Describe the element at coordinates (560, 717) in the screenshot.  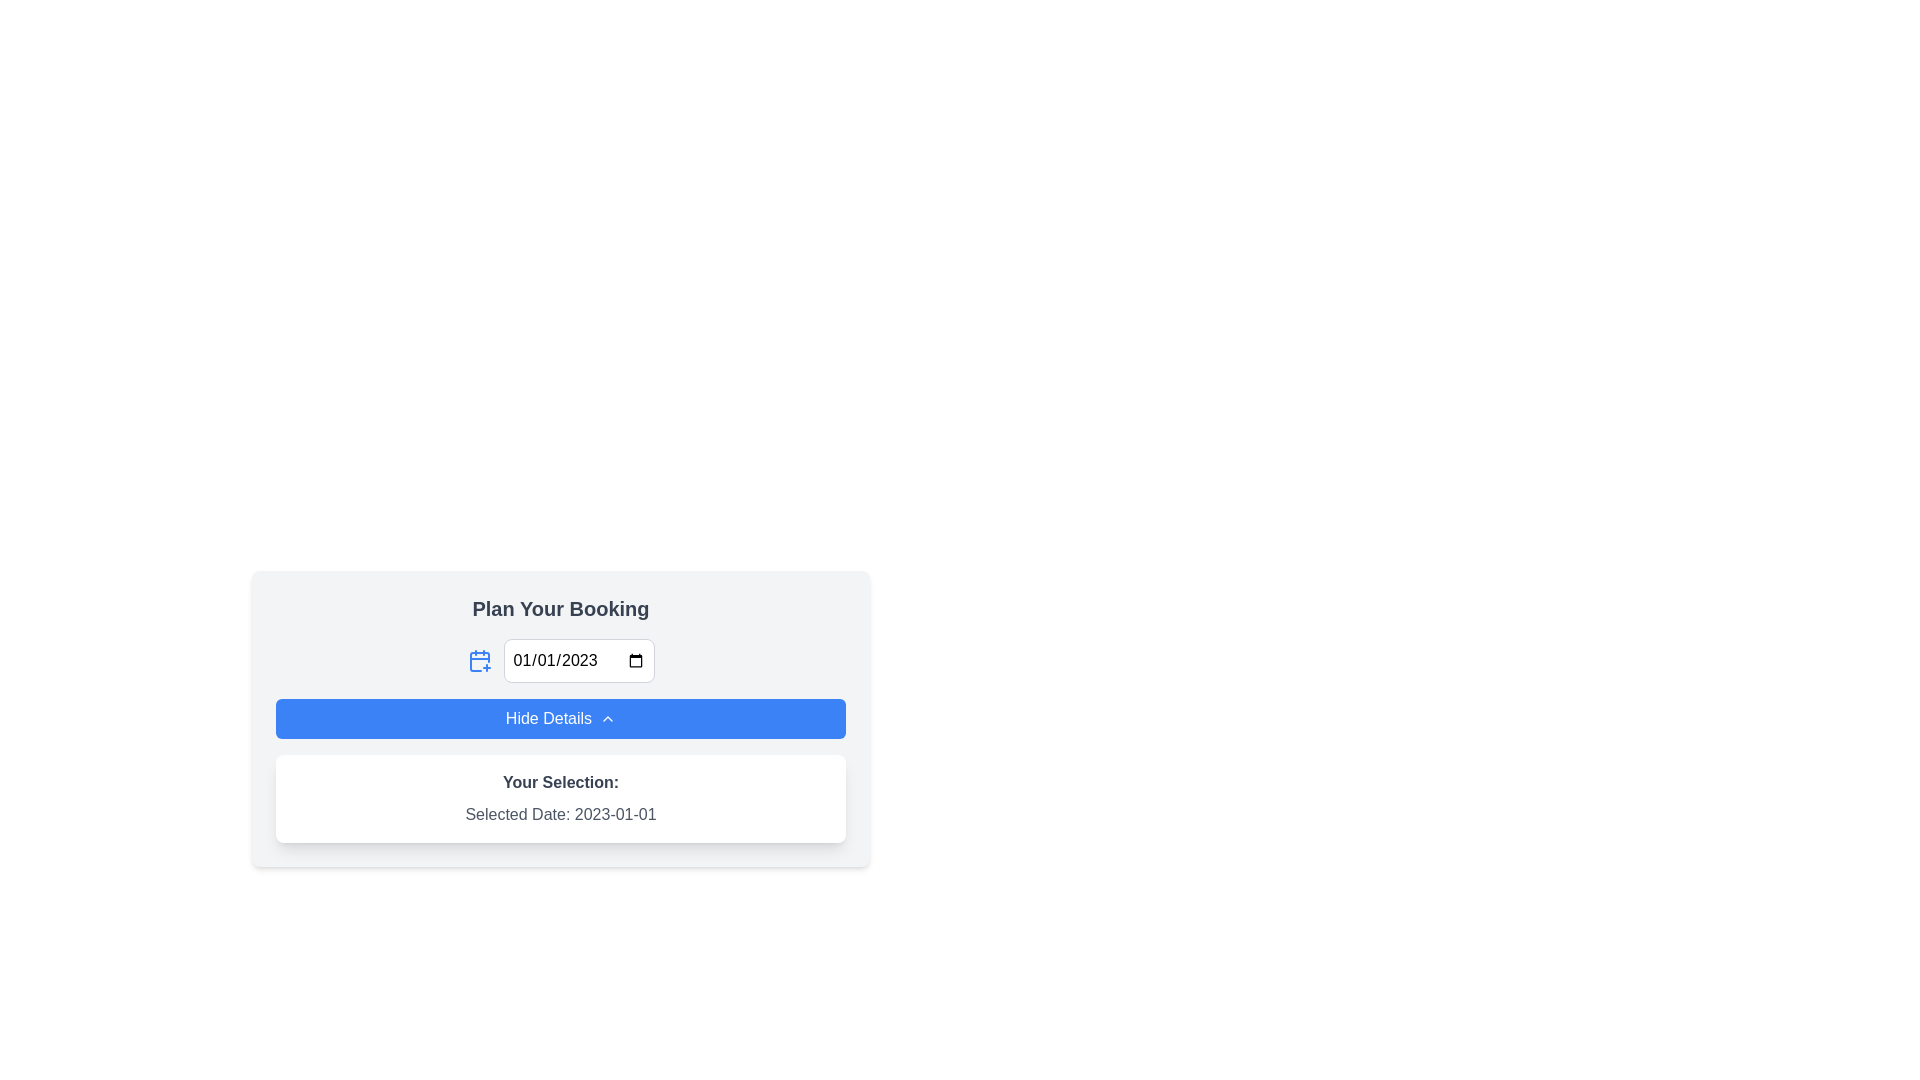
I see `the button that toggles the visibility of detailed information within the interface` at that location.